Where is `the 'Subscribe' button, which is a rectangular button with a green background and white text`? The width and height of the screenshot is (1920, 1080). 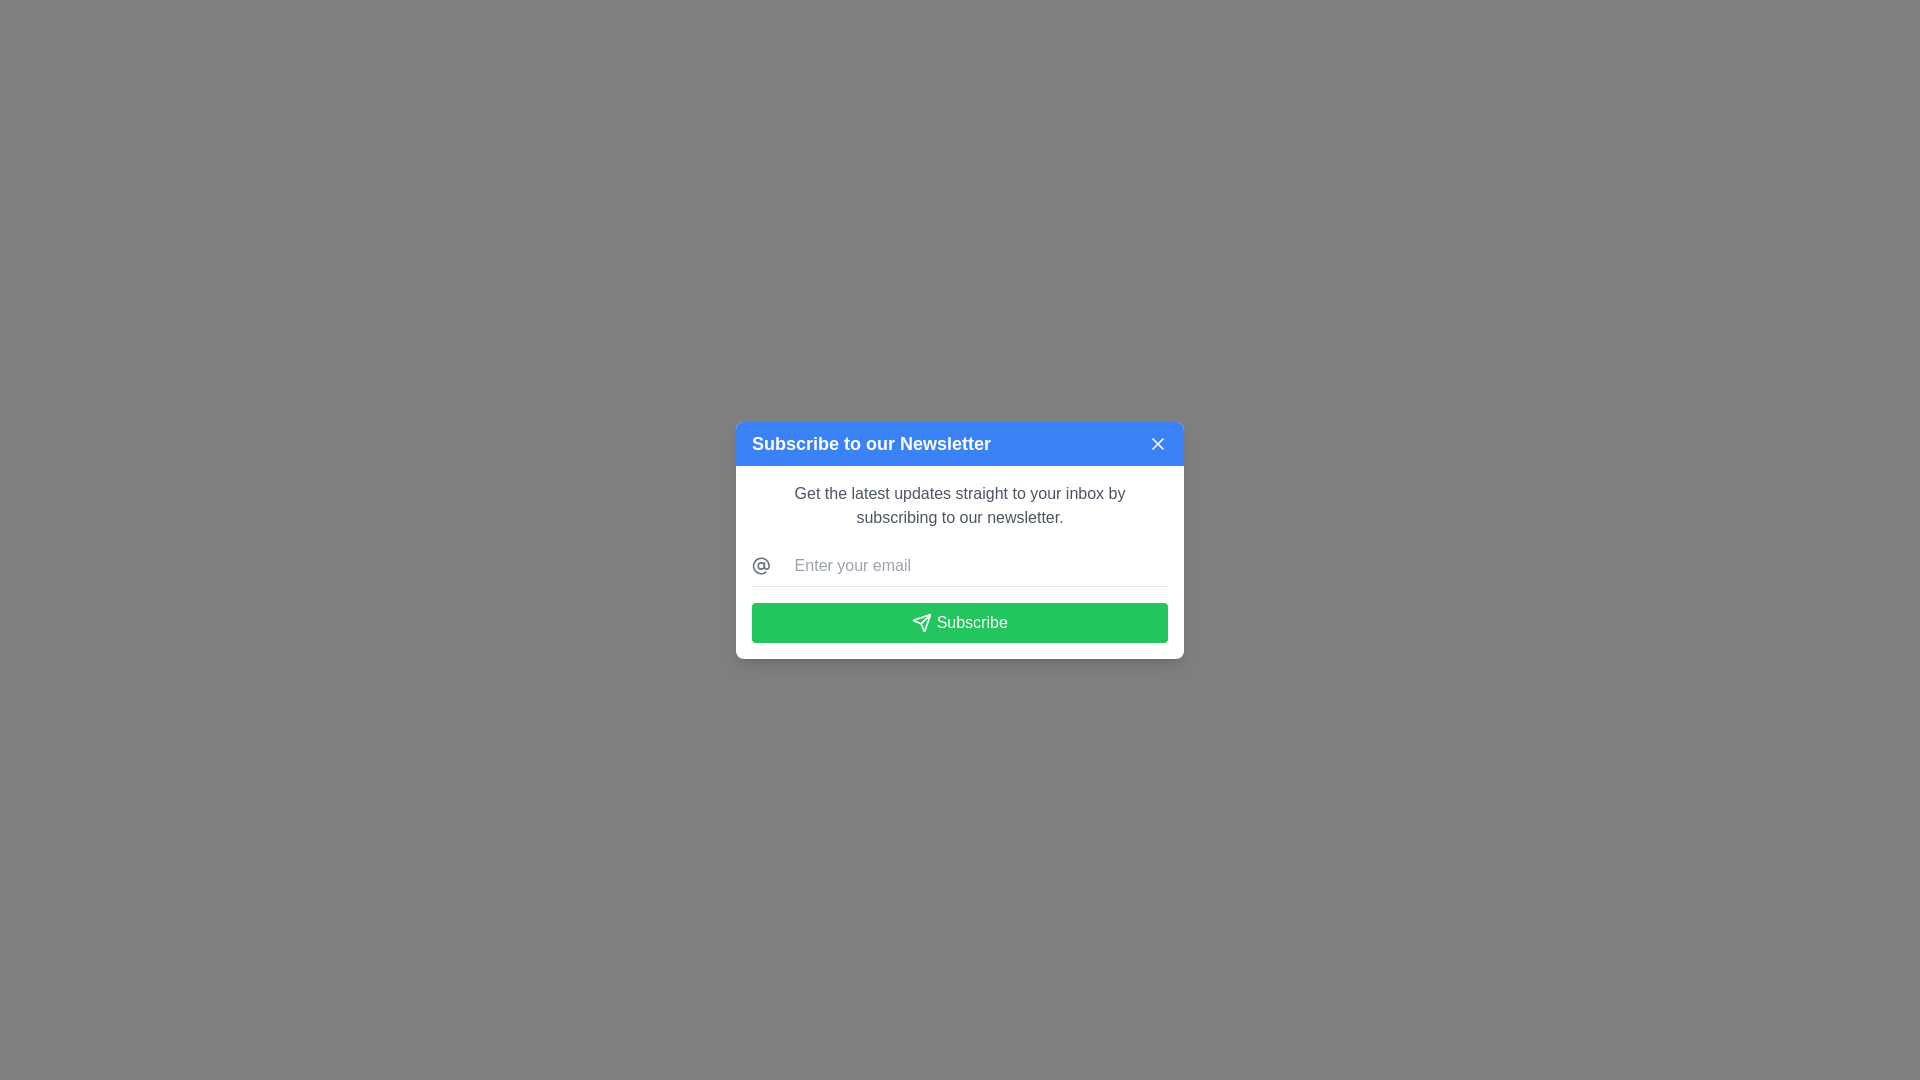 the 'Subscribe' button, which is a rectangular button with a green background and white text is located at coordinates (960, 621).